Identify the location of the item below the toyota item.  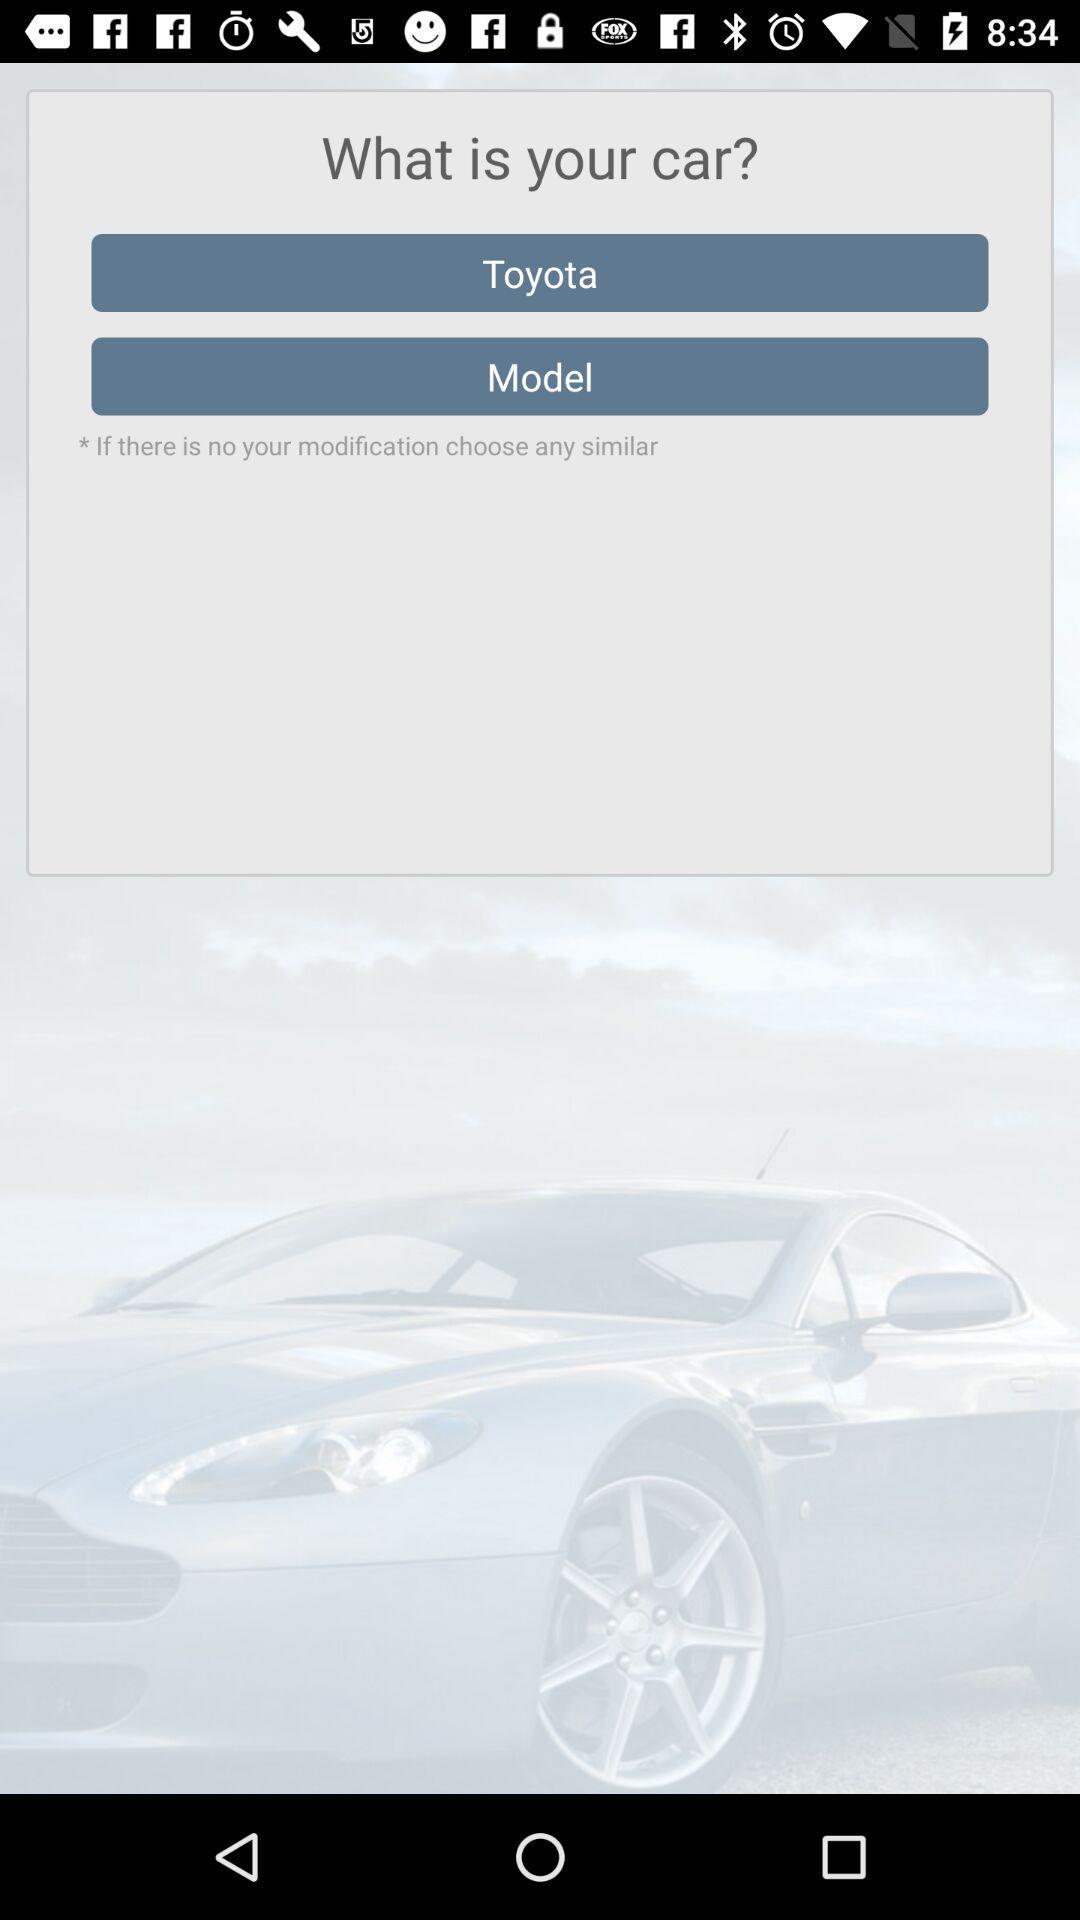
(540, 376).